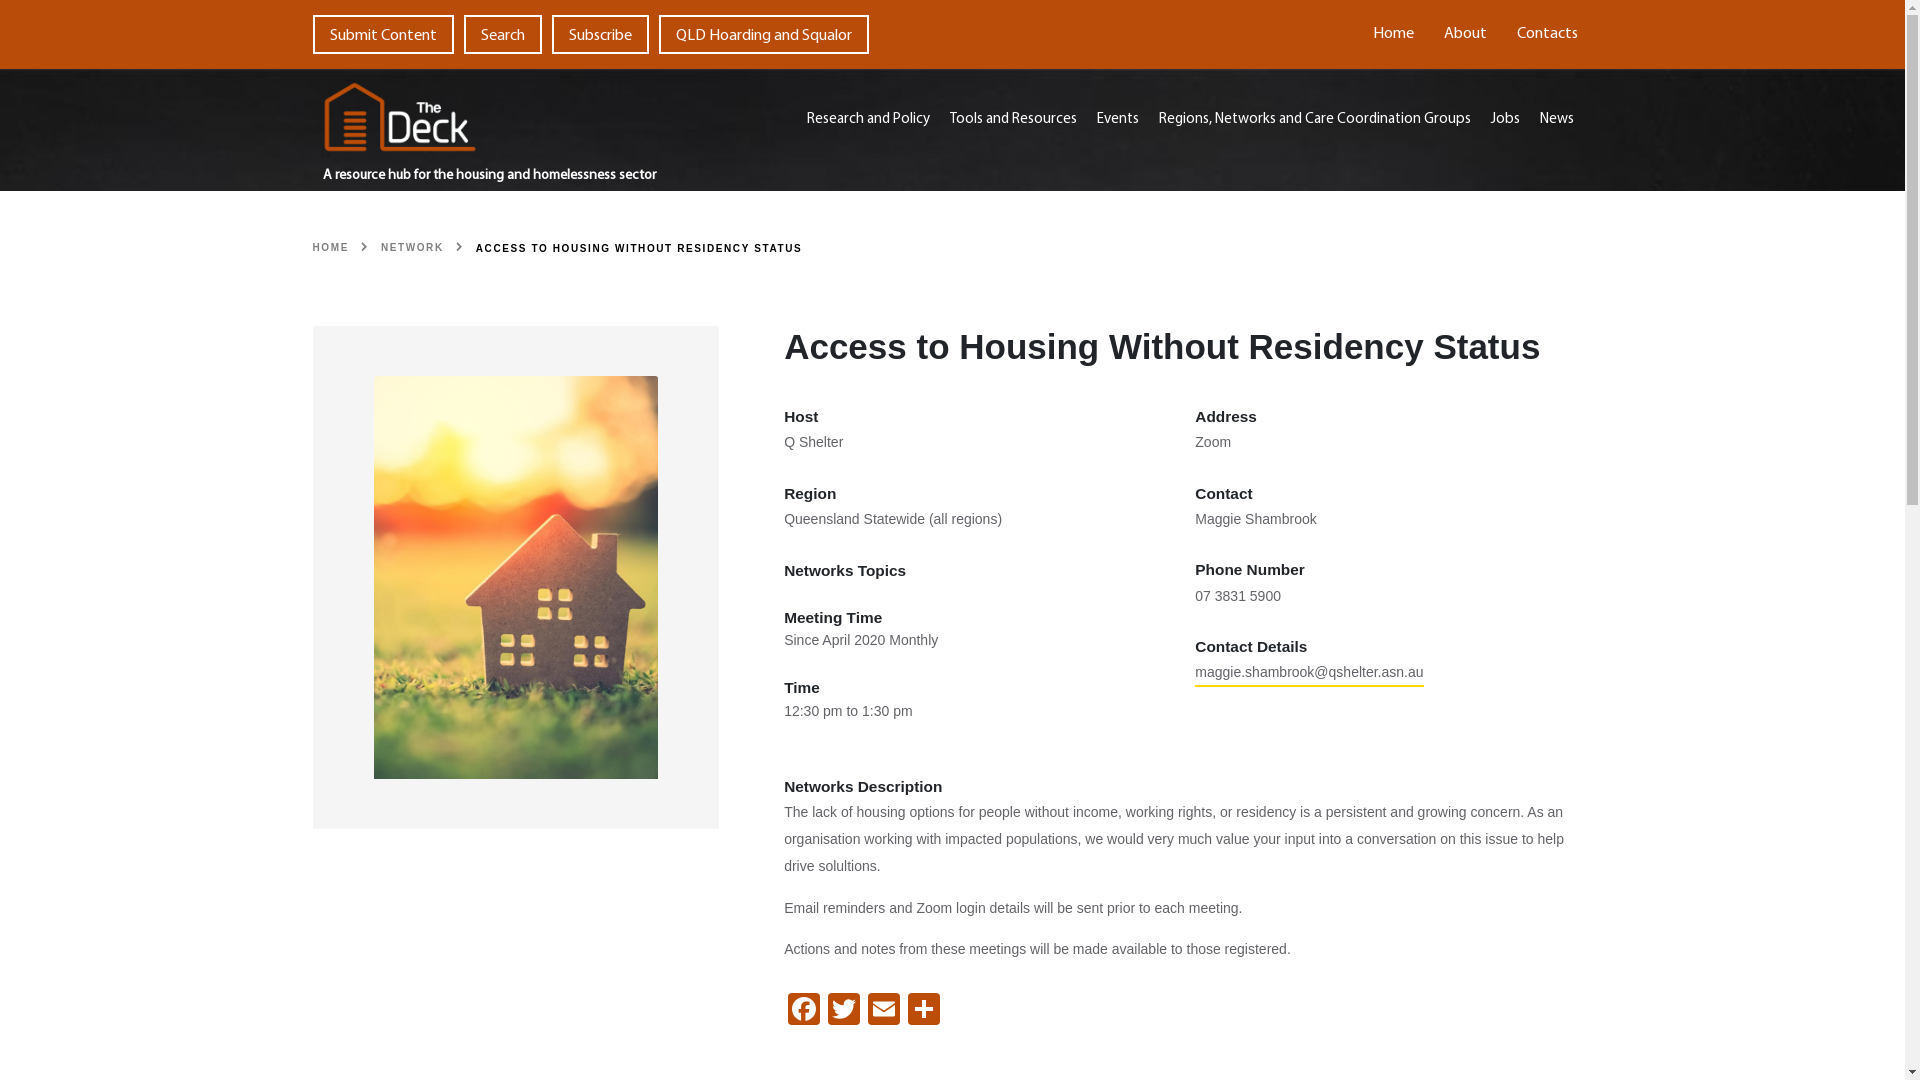 This screenshot has width=1920, height=1080. I want to click on 'News', so click(1555, 120).